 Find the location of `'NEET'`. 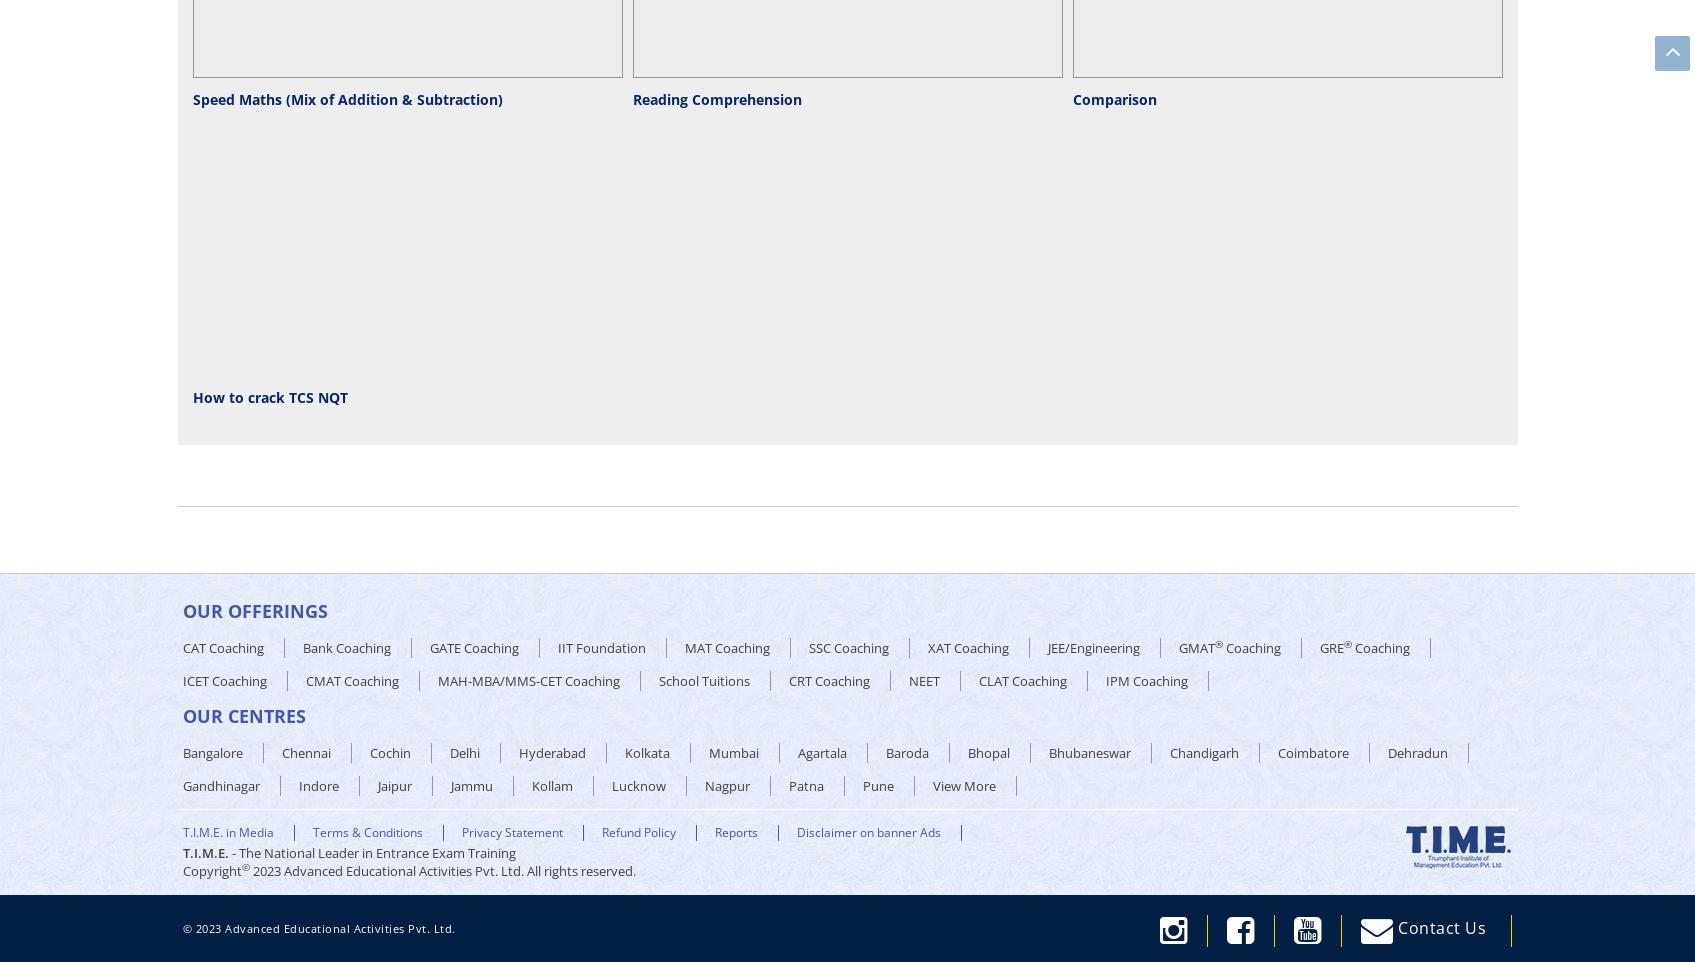

'NEET' is located at coordinates (923, 679).